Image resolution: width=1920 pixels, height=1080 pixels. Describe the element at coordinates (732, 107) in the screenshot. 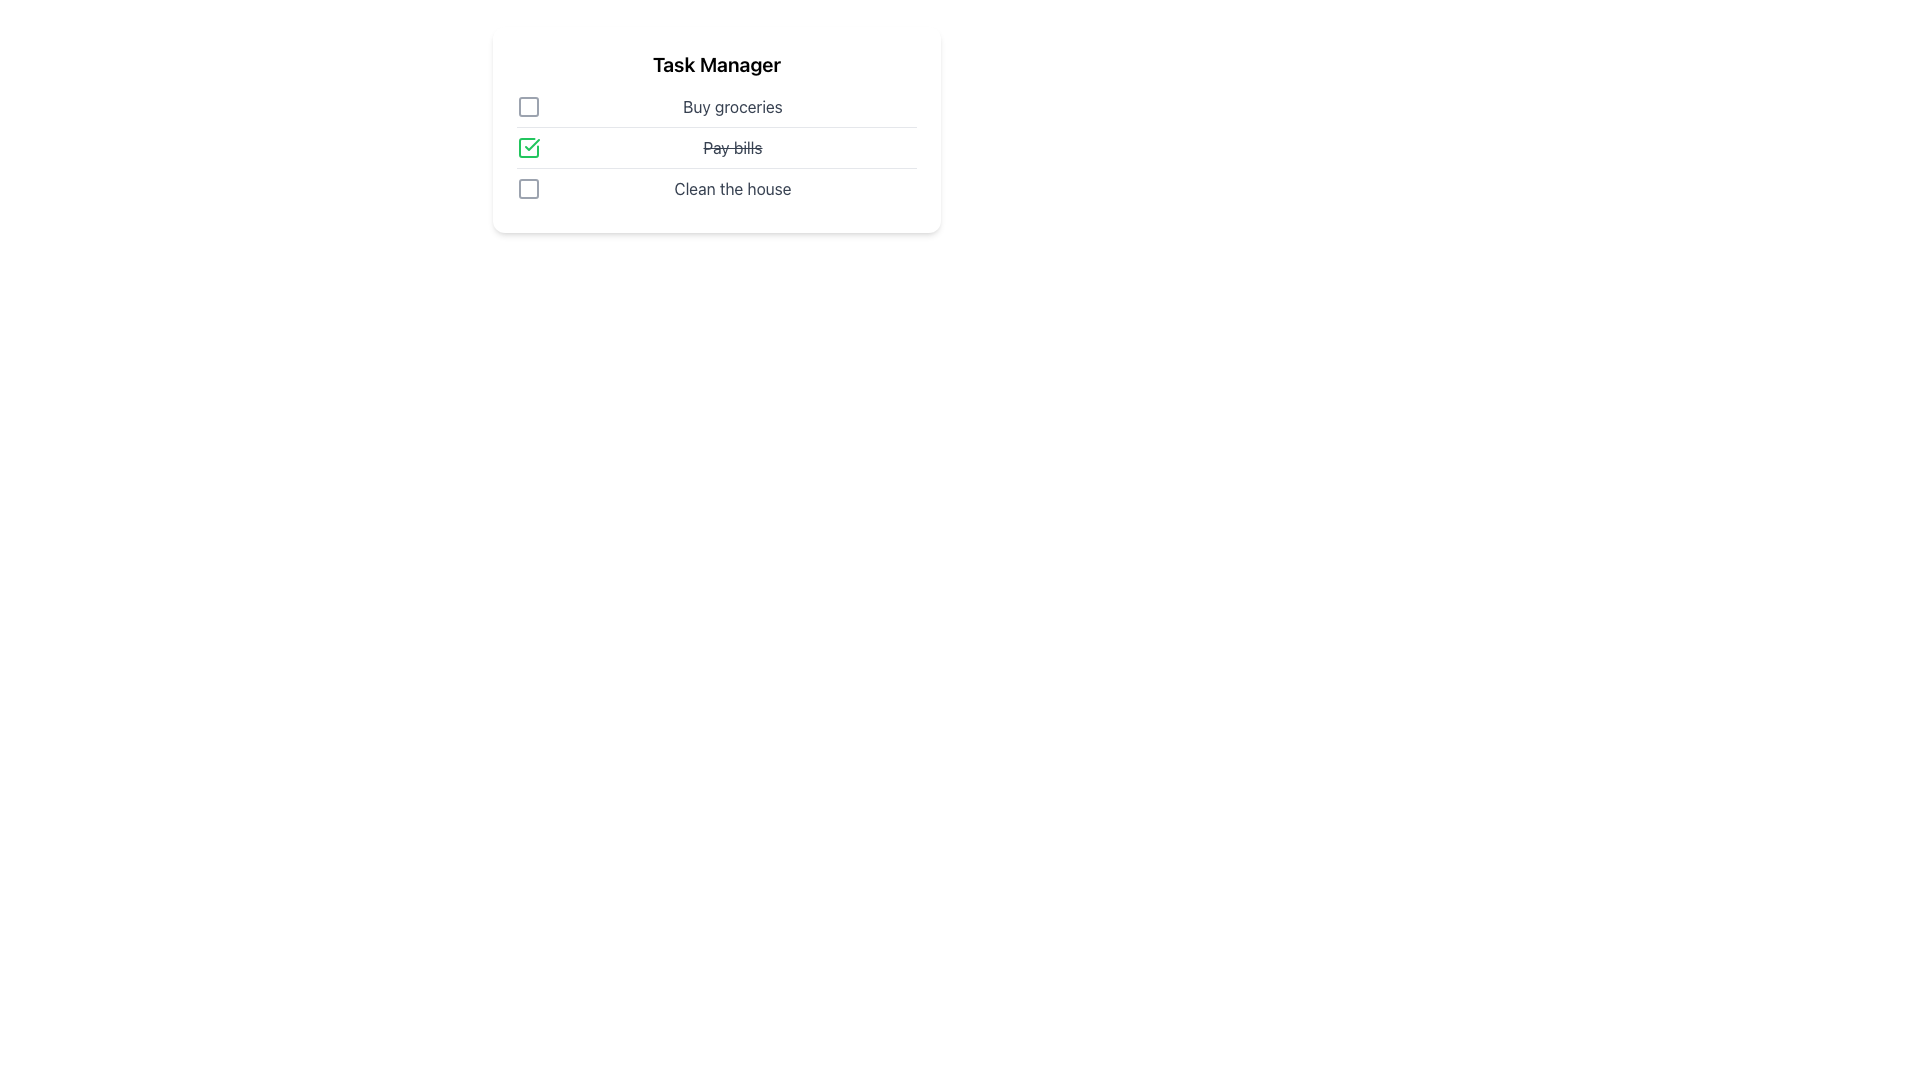

I see `the 'Buy groceries' text label to possibly edit the text` at that location.